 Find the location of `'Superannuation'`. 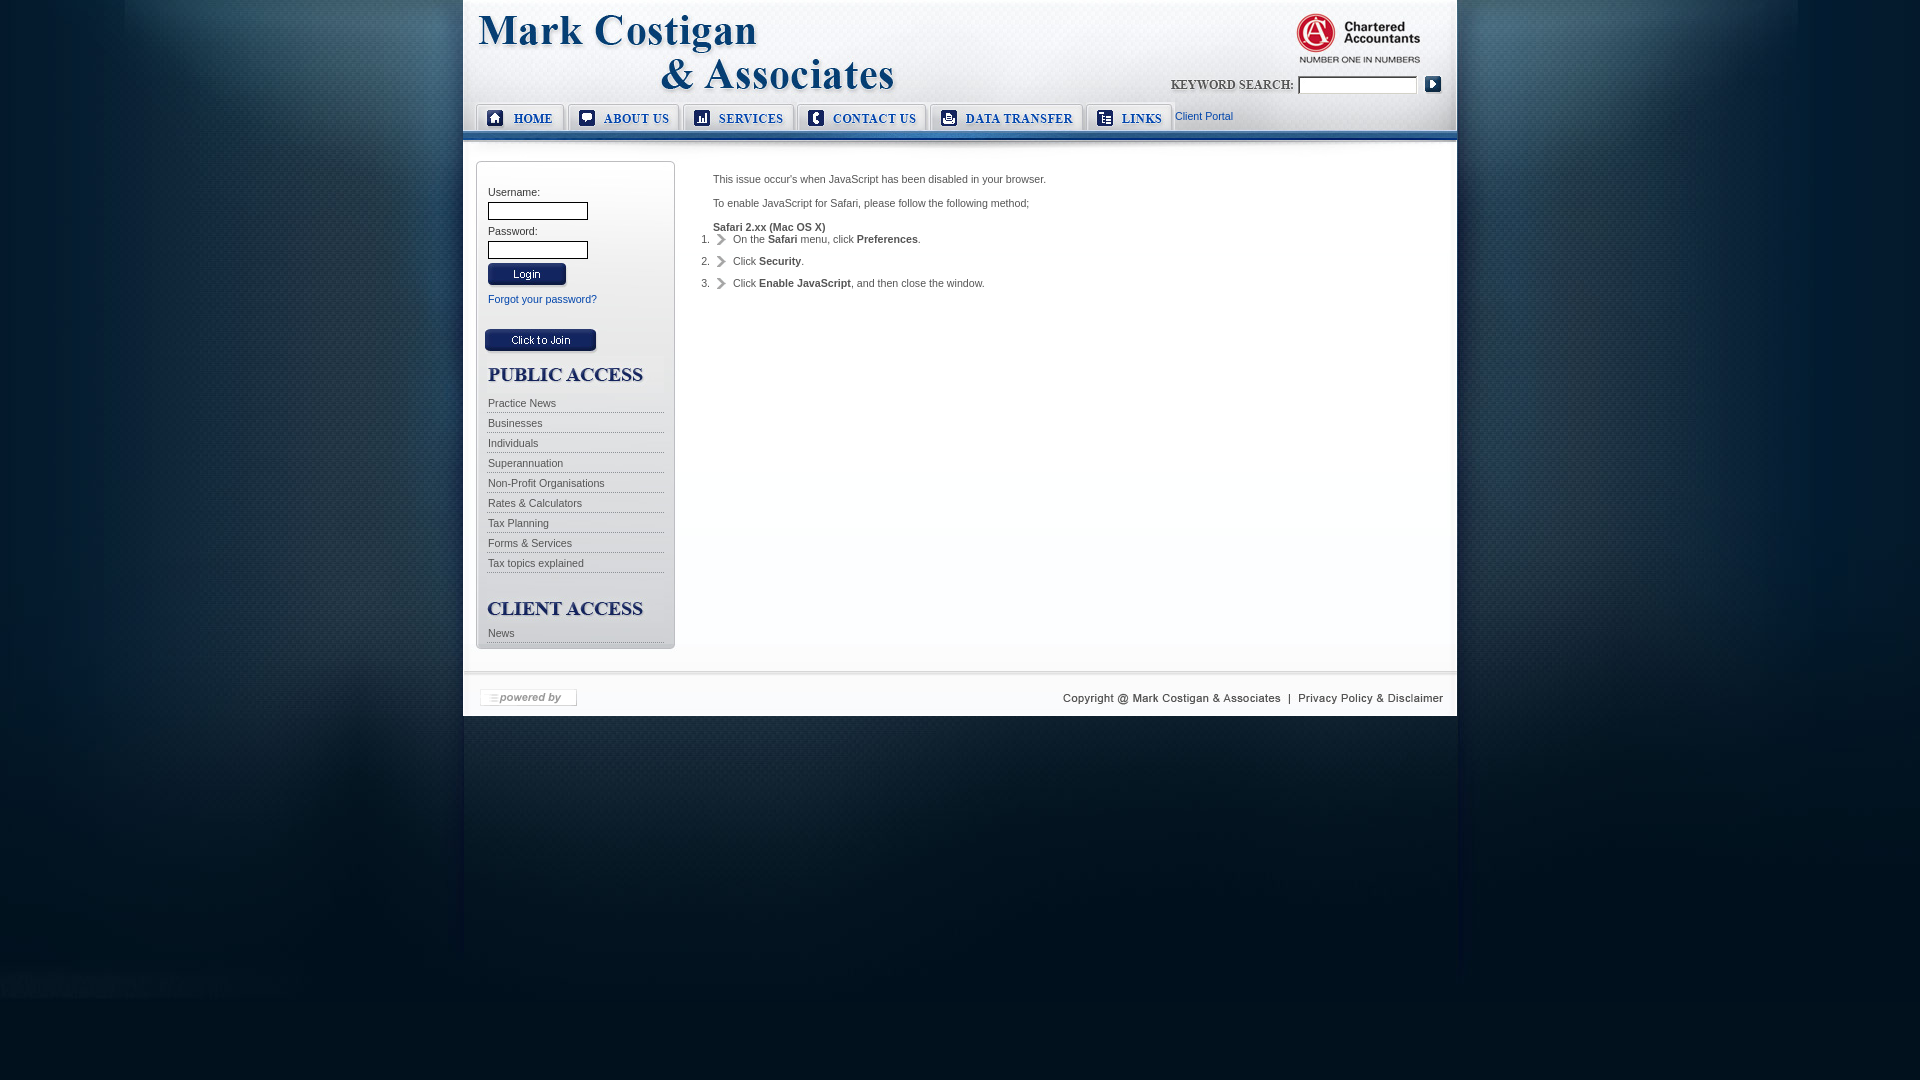

'Superannuation' is located at coordinates (525, 462).